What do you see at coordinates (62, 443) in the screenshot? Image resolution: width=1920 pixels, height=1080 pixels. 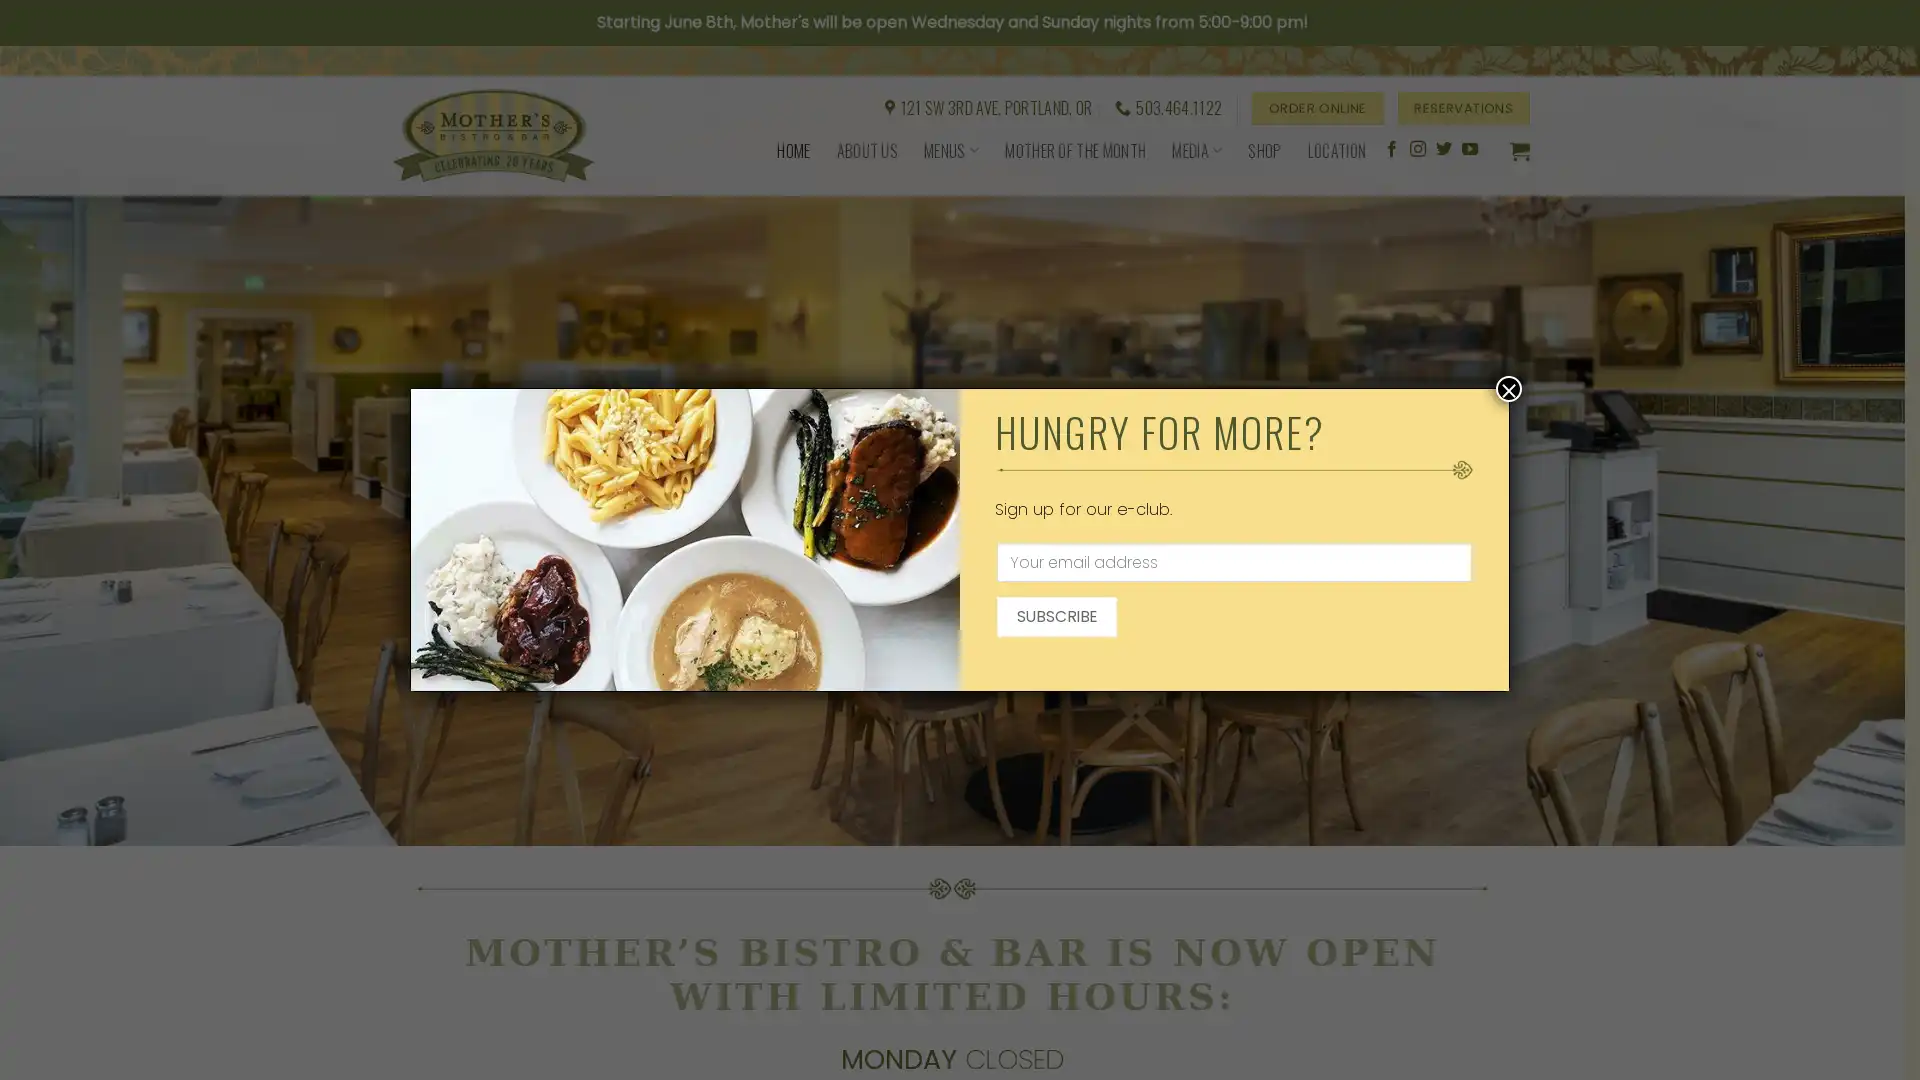 I see `Previous` at bounding box center [62, 443].